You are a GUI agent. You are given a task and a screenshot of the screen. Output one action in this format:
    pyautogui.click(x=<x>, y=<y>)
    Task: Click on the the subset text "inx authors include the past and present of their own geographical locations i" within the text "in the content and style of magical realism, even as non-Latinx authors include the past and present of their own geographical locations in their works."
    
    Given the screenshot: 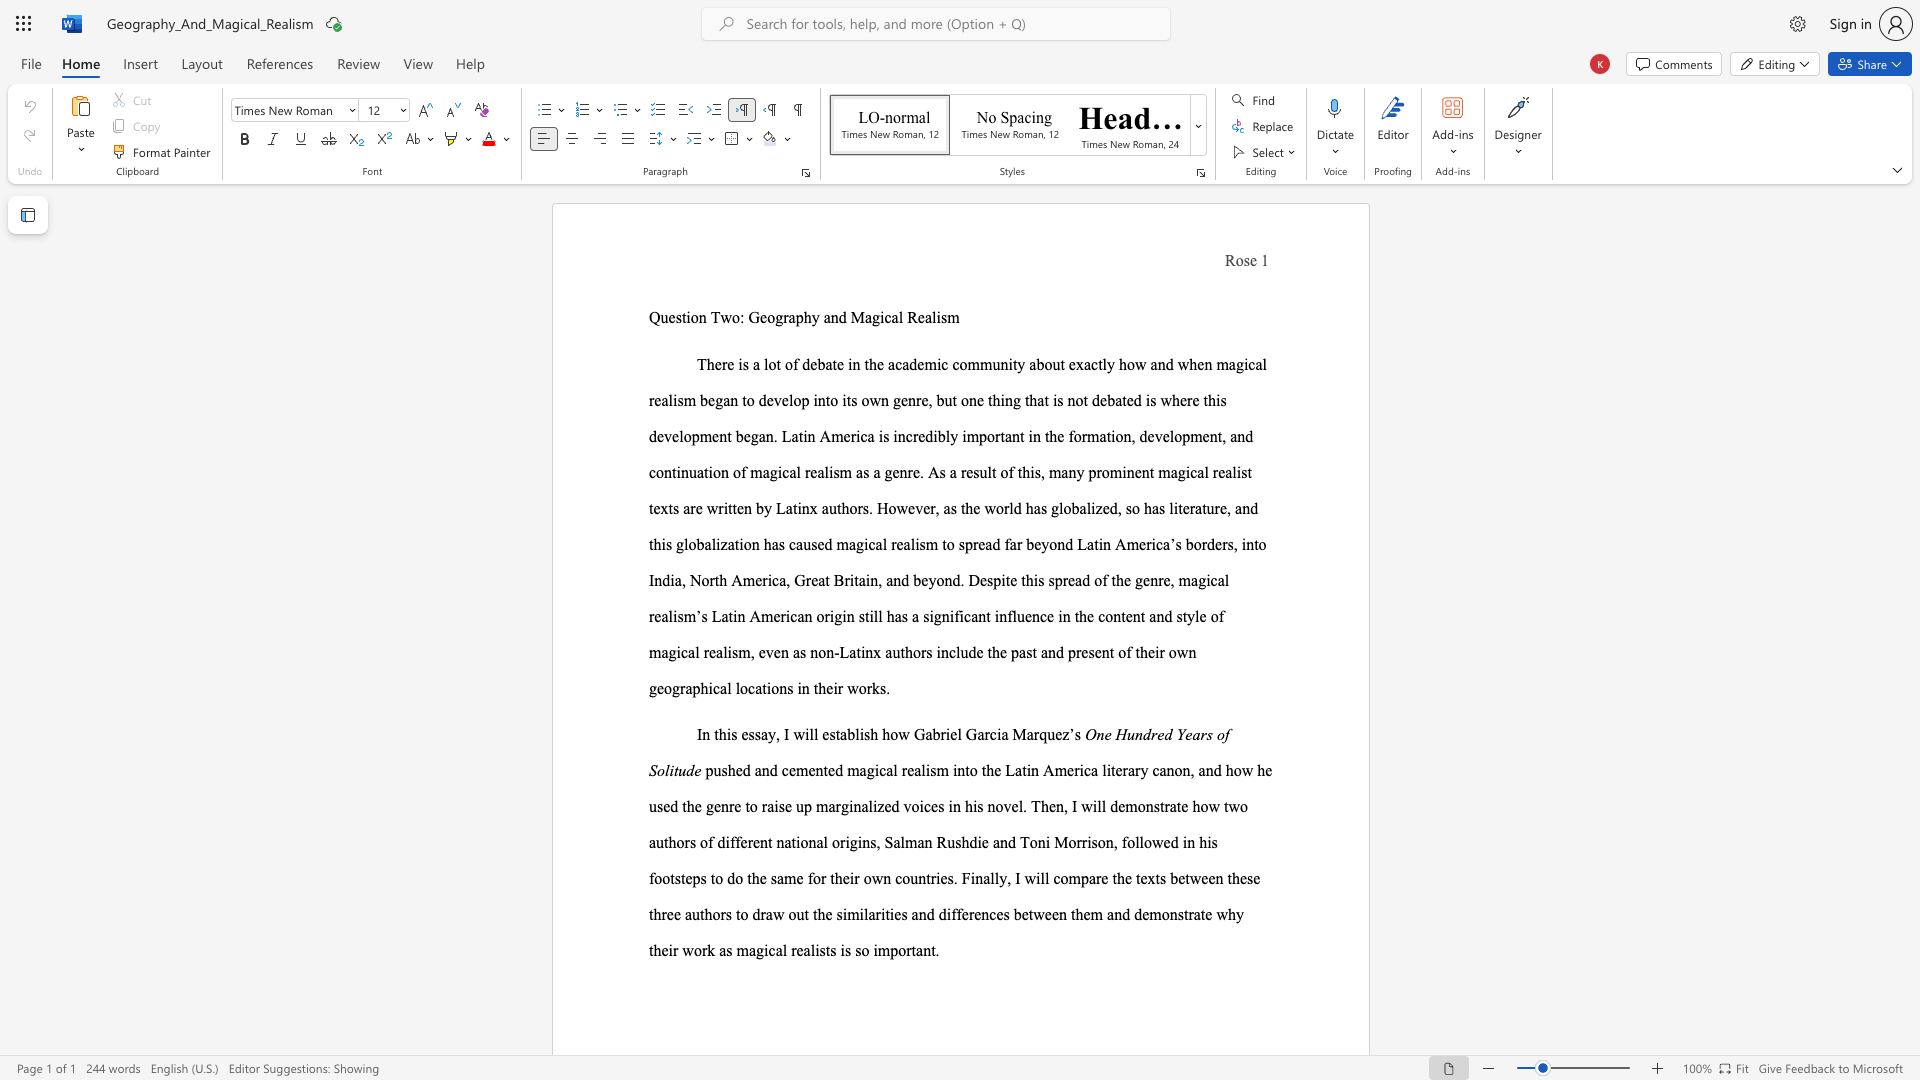 What is the action you would take?
    pyautogui.click(x=860, y=652)
    